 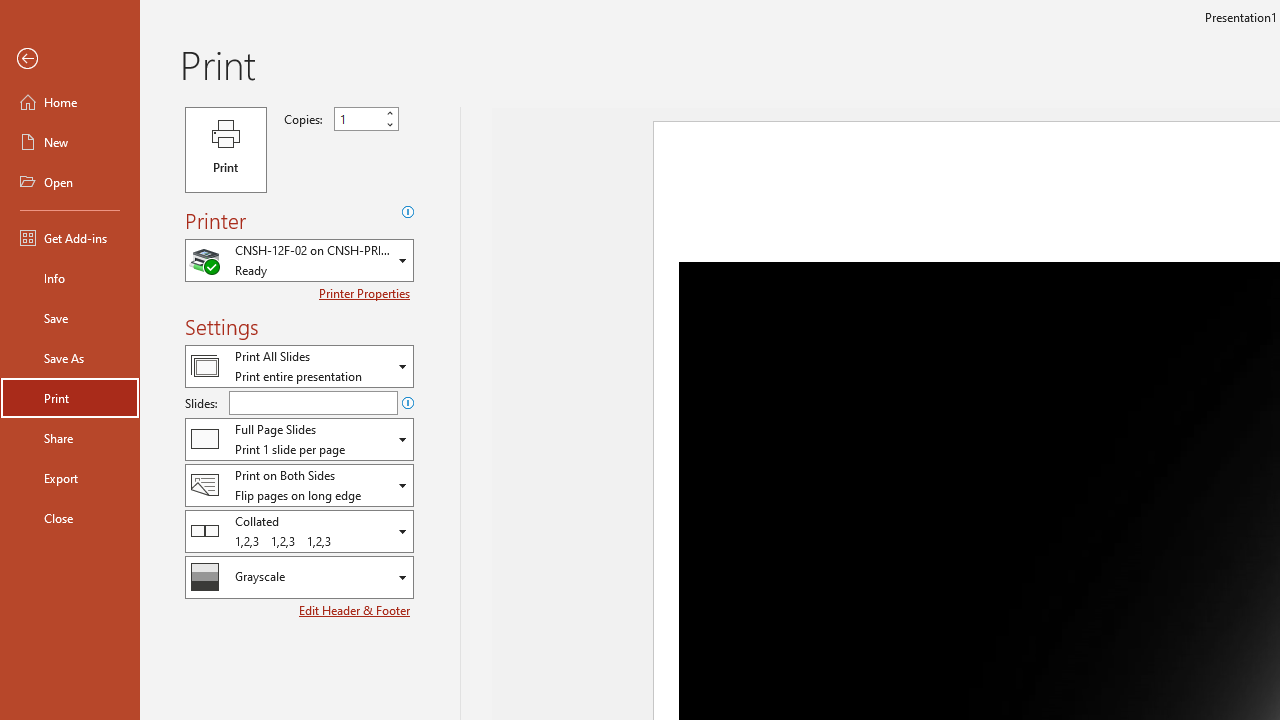 I want to click on 'Collation', so click(x=298, y=530).